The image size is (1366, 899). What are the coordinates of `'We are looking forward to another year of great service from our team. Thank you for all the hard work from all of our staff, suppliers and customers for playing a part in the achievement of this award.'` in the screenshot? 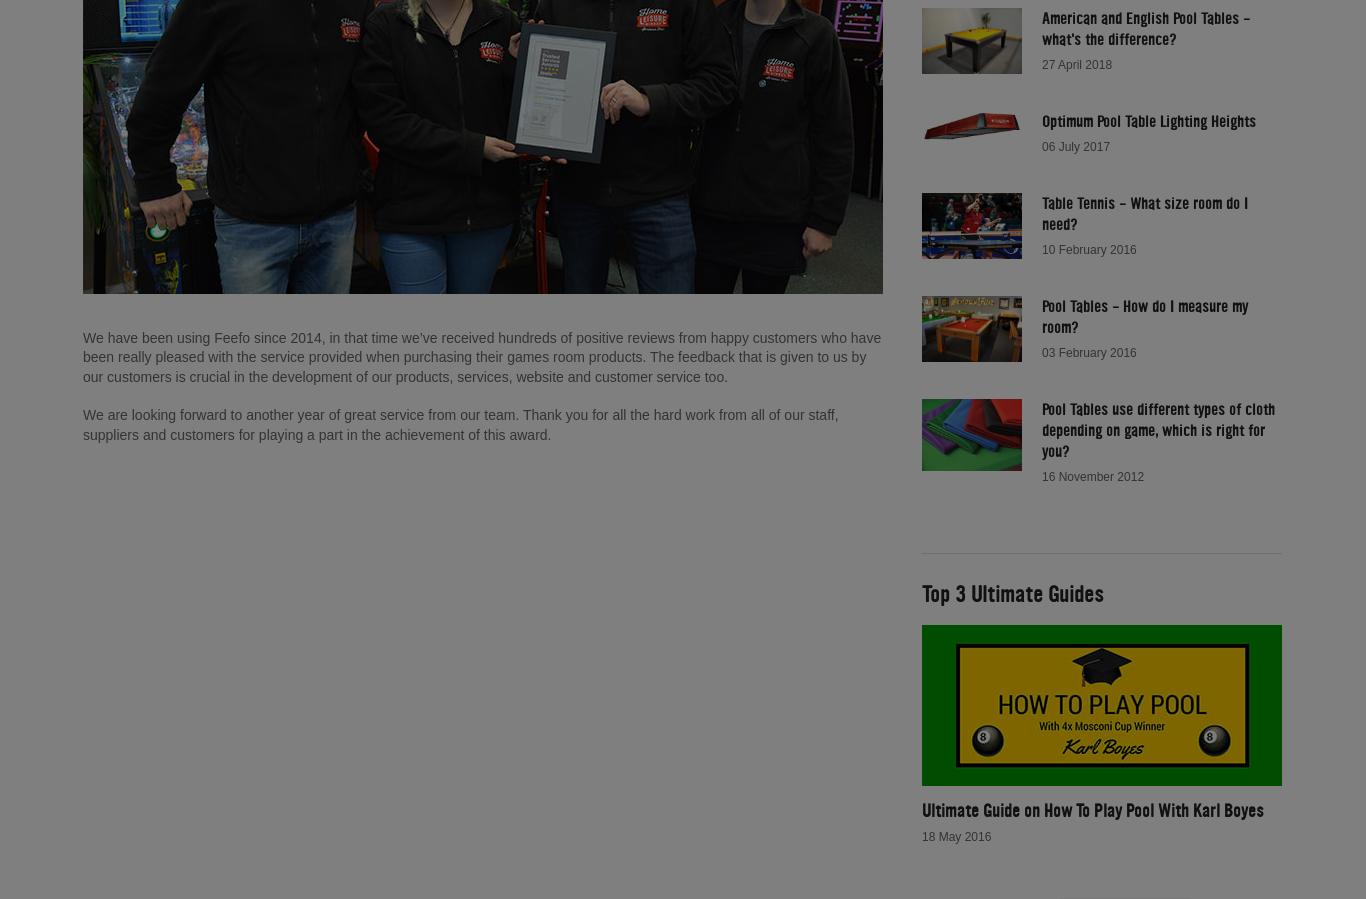 It's located at (83, 423).